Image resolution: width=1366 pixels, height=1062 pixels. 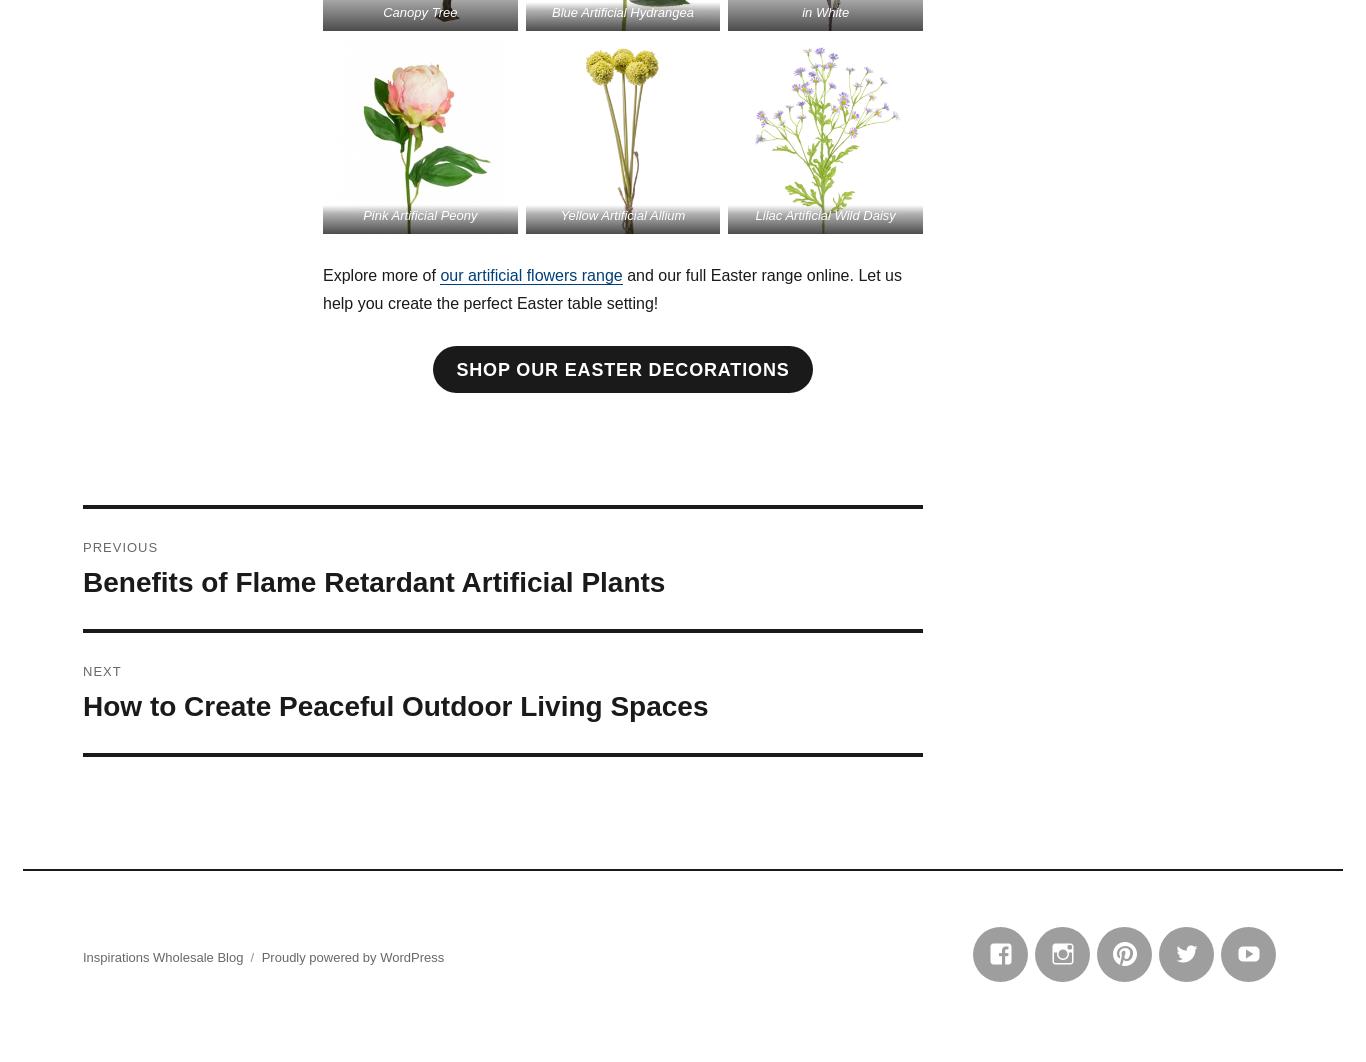 What do you see at coordinates (621, 368) in the screenshot?
I see `'Shop Our Easter Decorations'` at bounding box center [621, 368].